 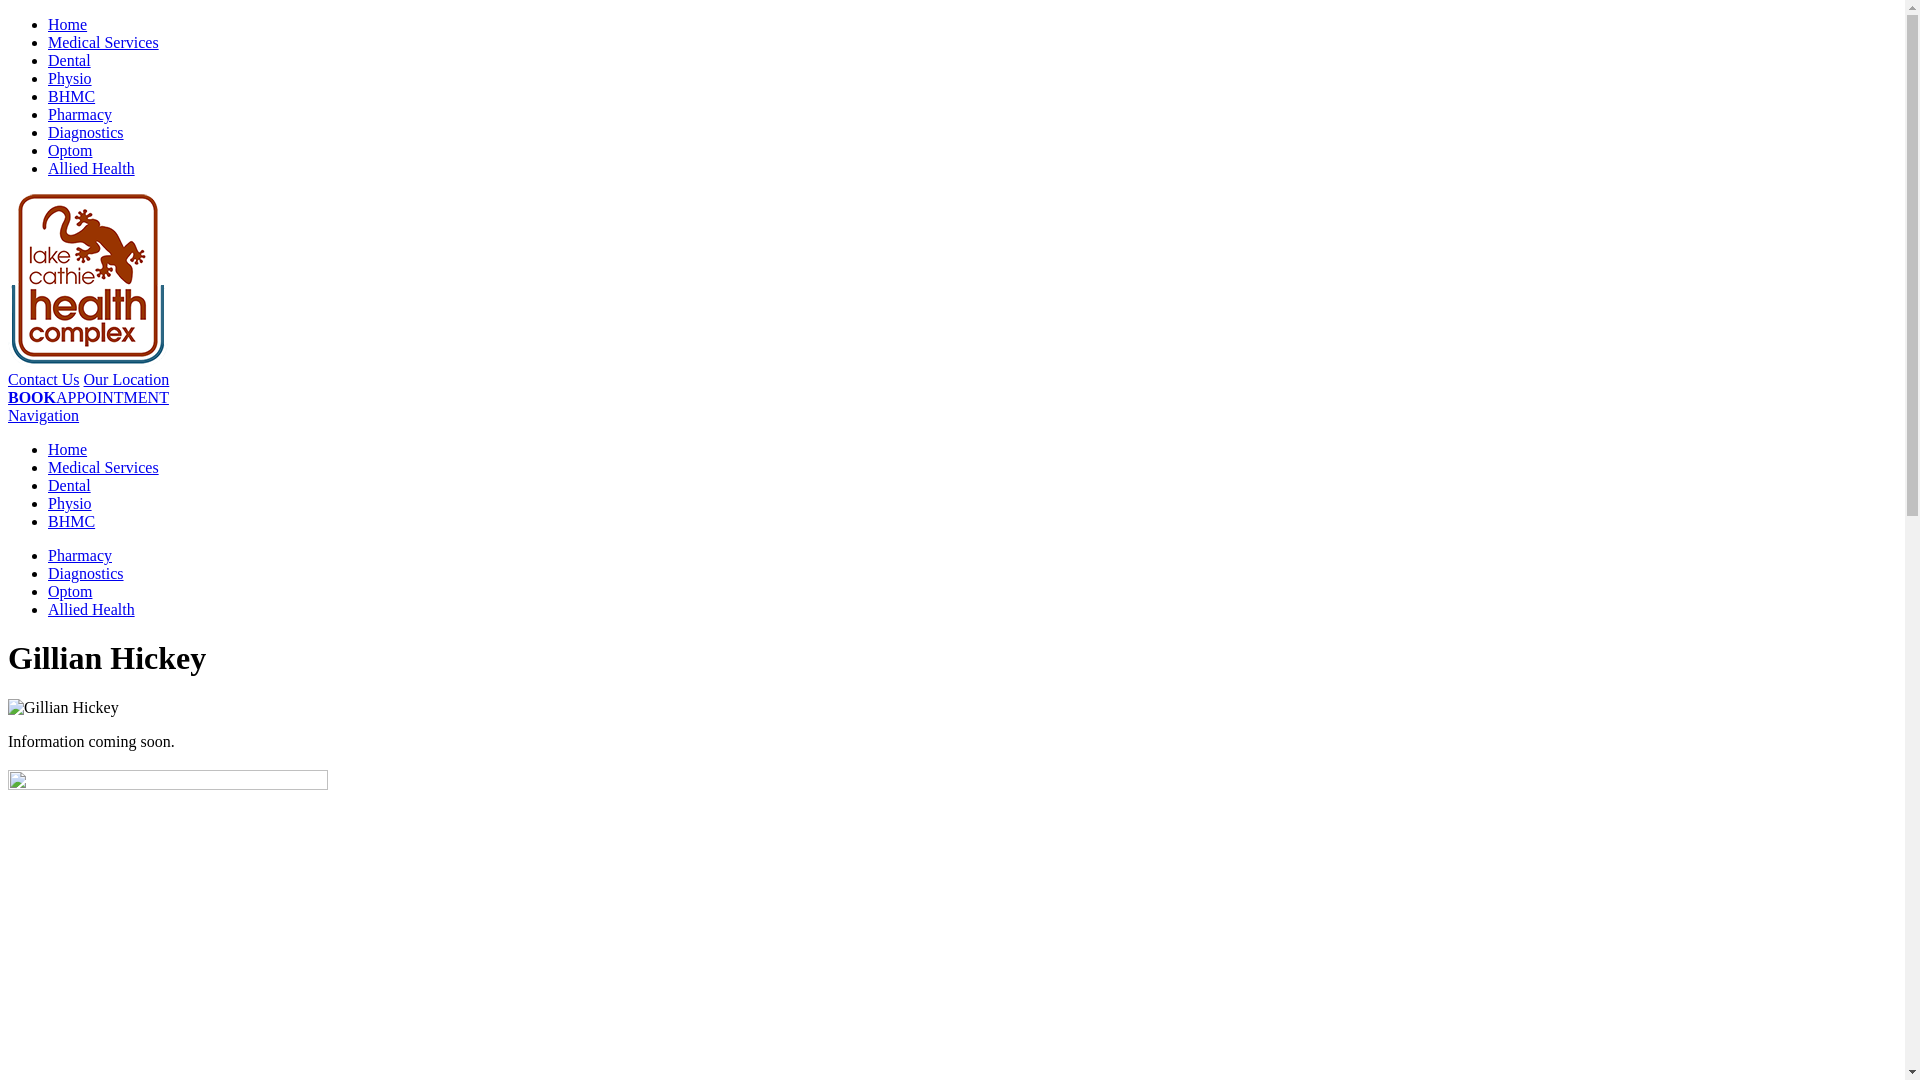 I want to click on 'Physio', so click(x=70, y=502).